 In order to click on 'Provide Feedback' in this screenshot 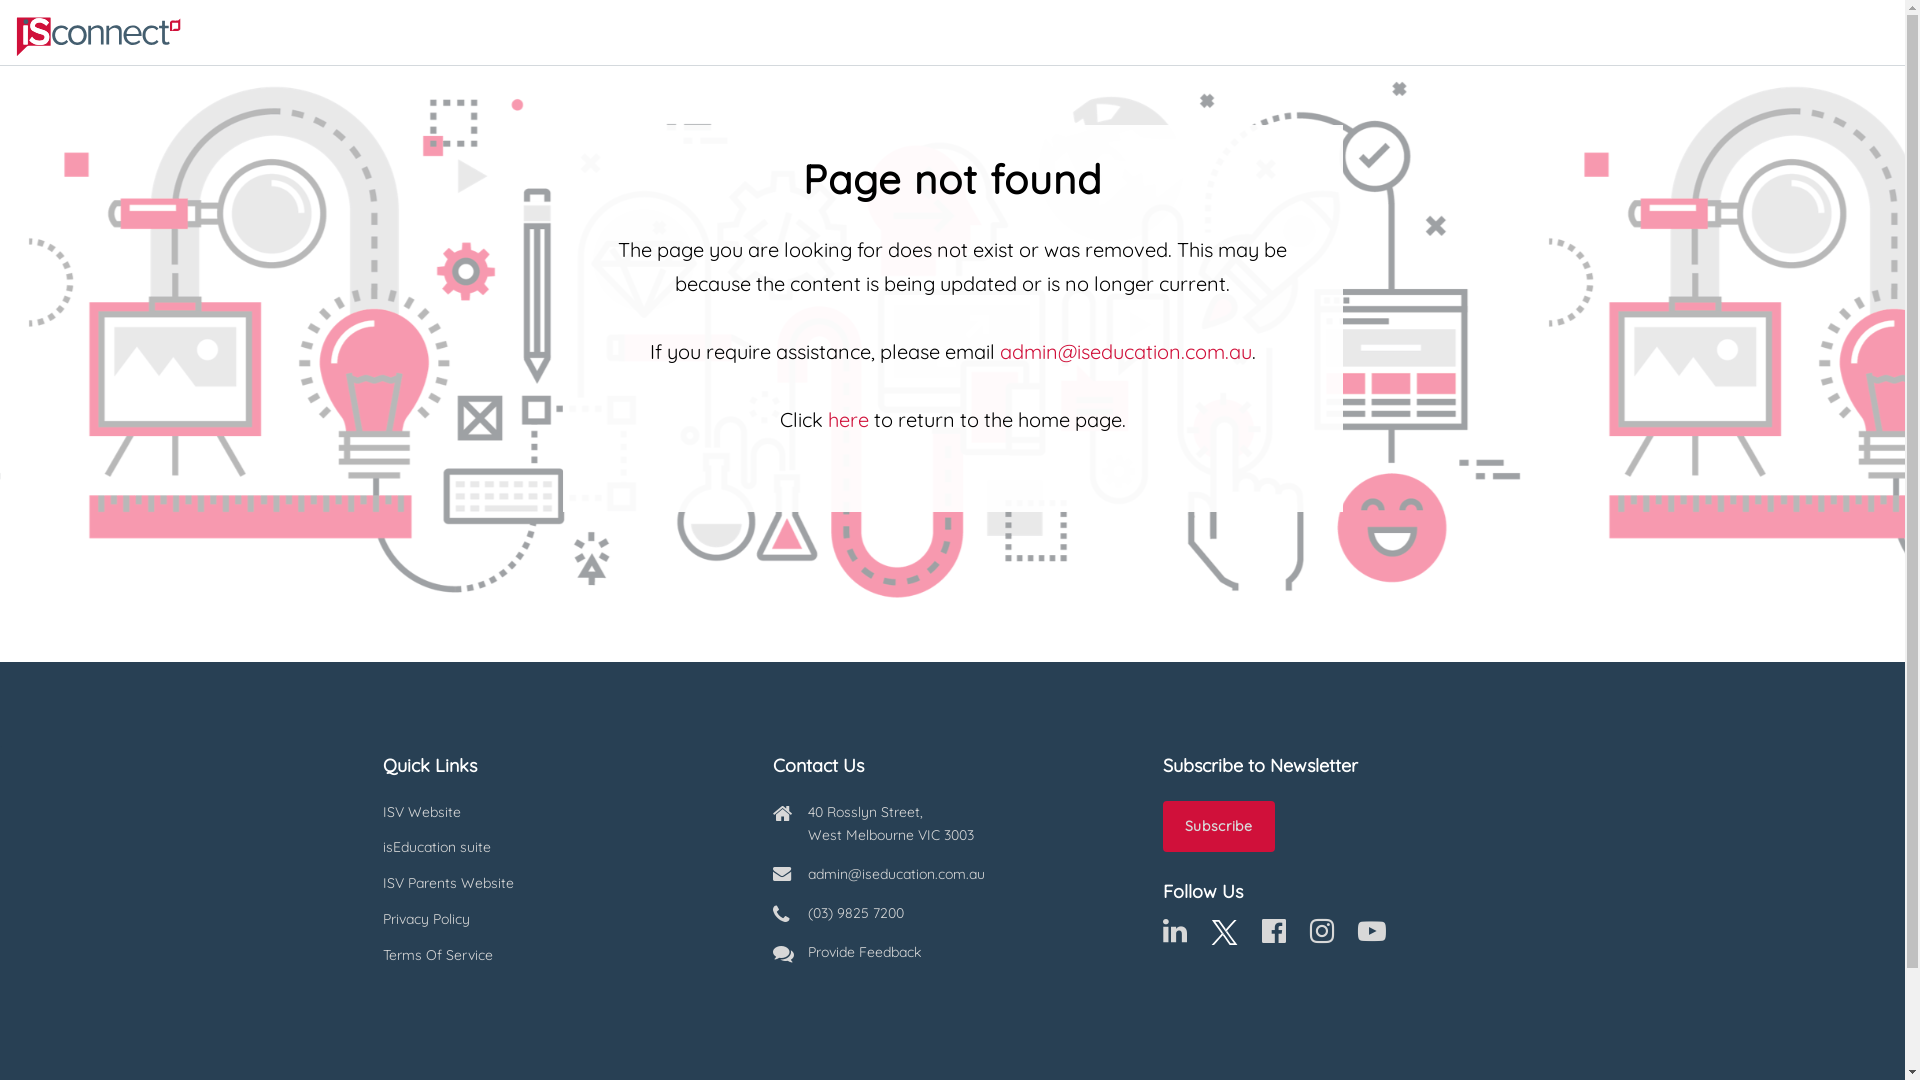, I will do `click(864, 951)`.